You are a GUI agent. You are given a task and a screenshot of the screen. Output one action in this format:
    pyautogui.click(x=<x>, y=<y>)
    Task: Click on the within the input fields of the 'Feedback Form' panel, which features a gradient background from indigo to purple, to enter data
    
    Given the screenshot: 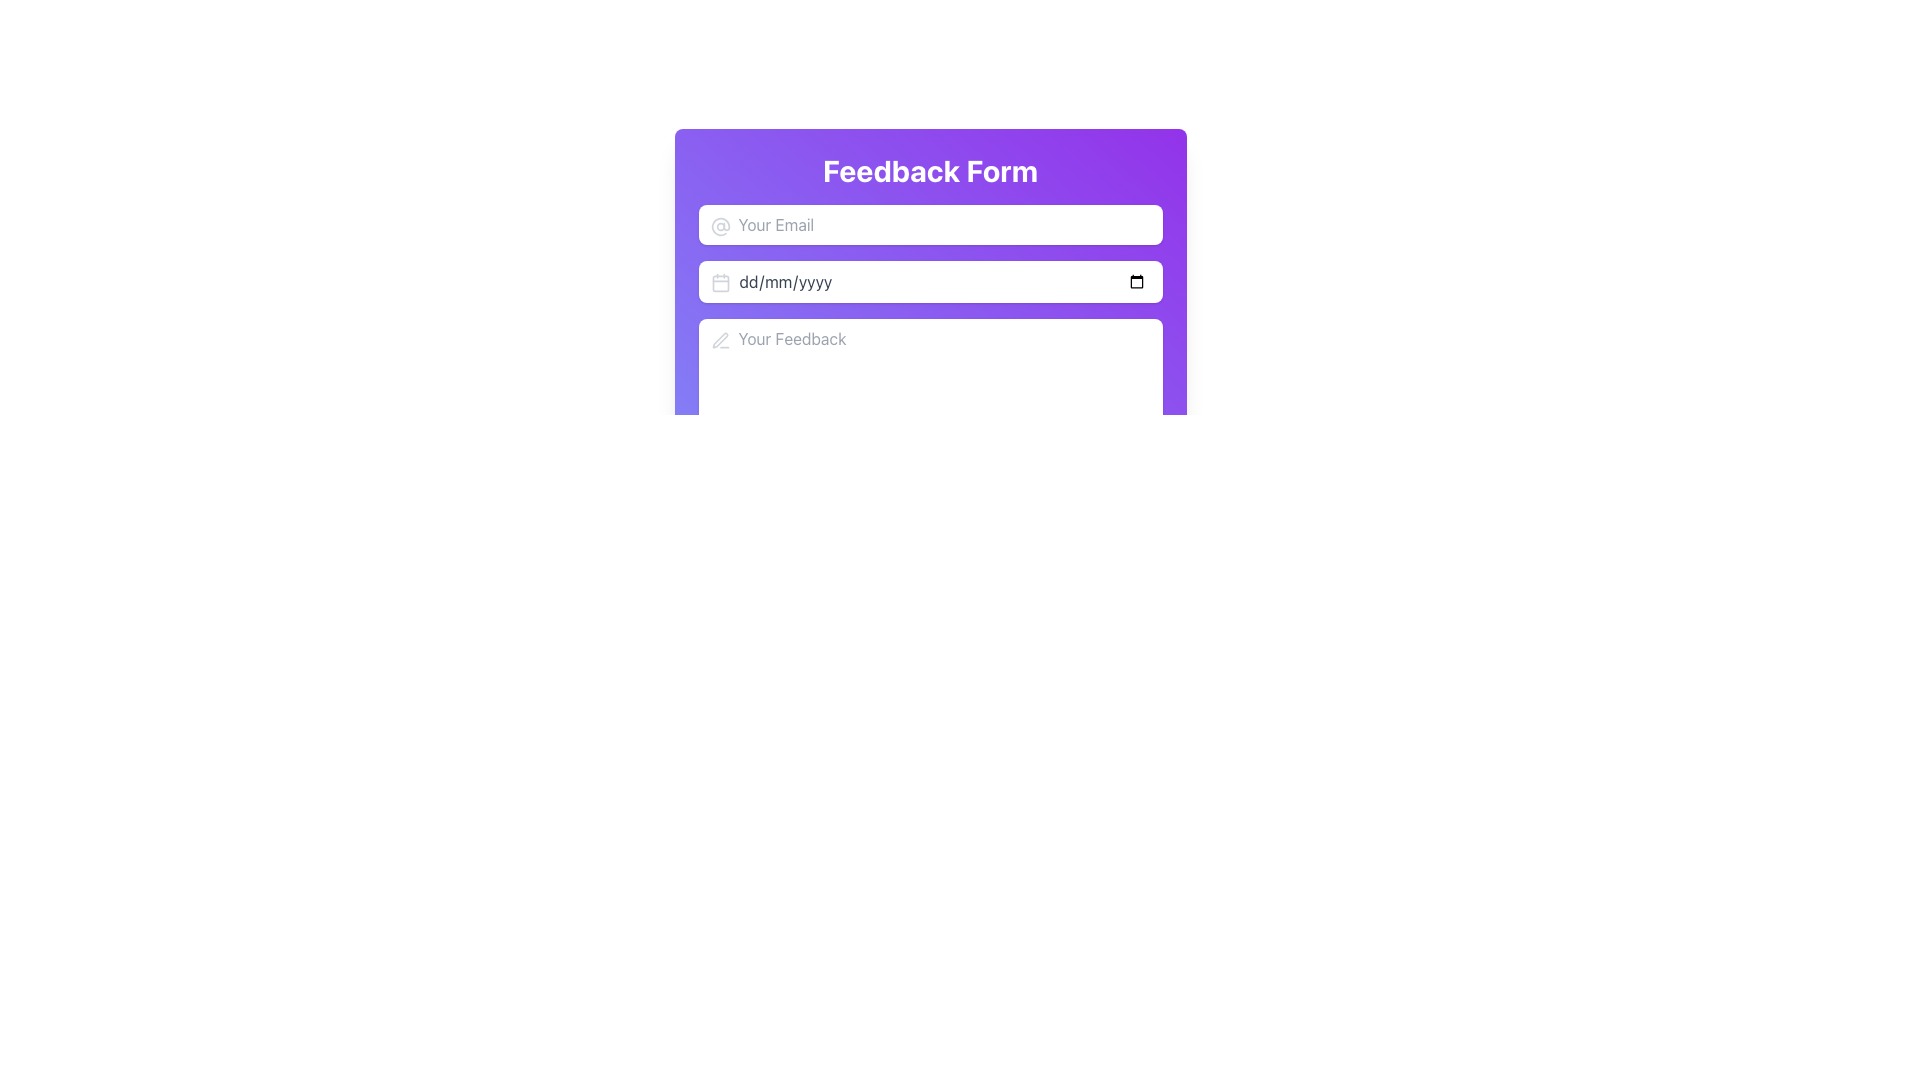 What is the action you would take?
    pyautogui.click(x=929, y=344)
    